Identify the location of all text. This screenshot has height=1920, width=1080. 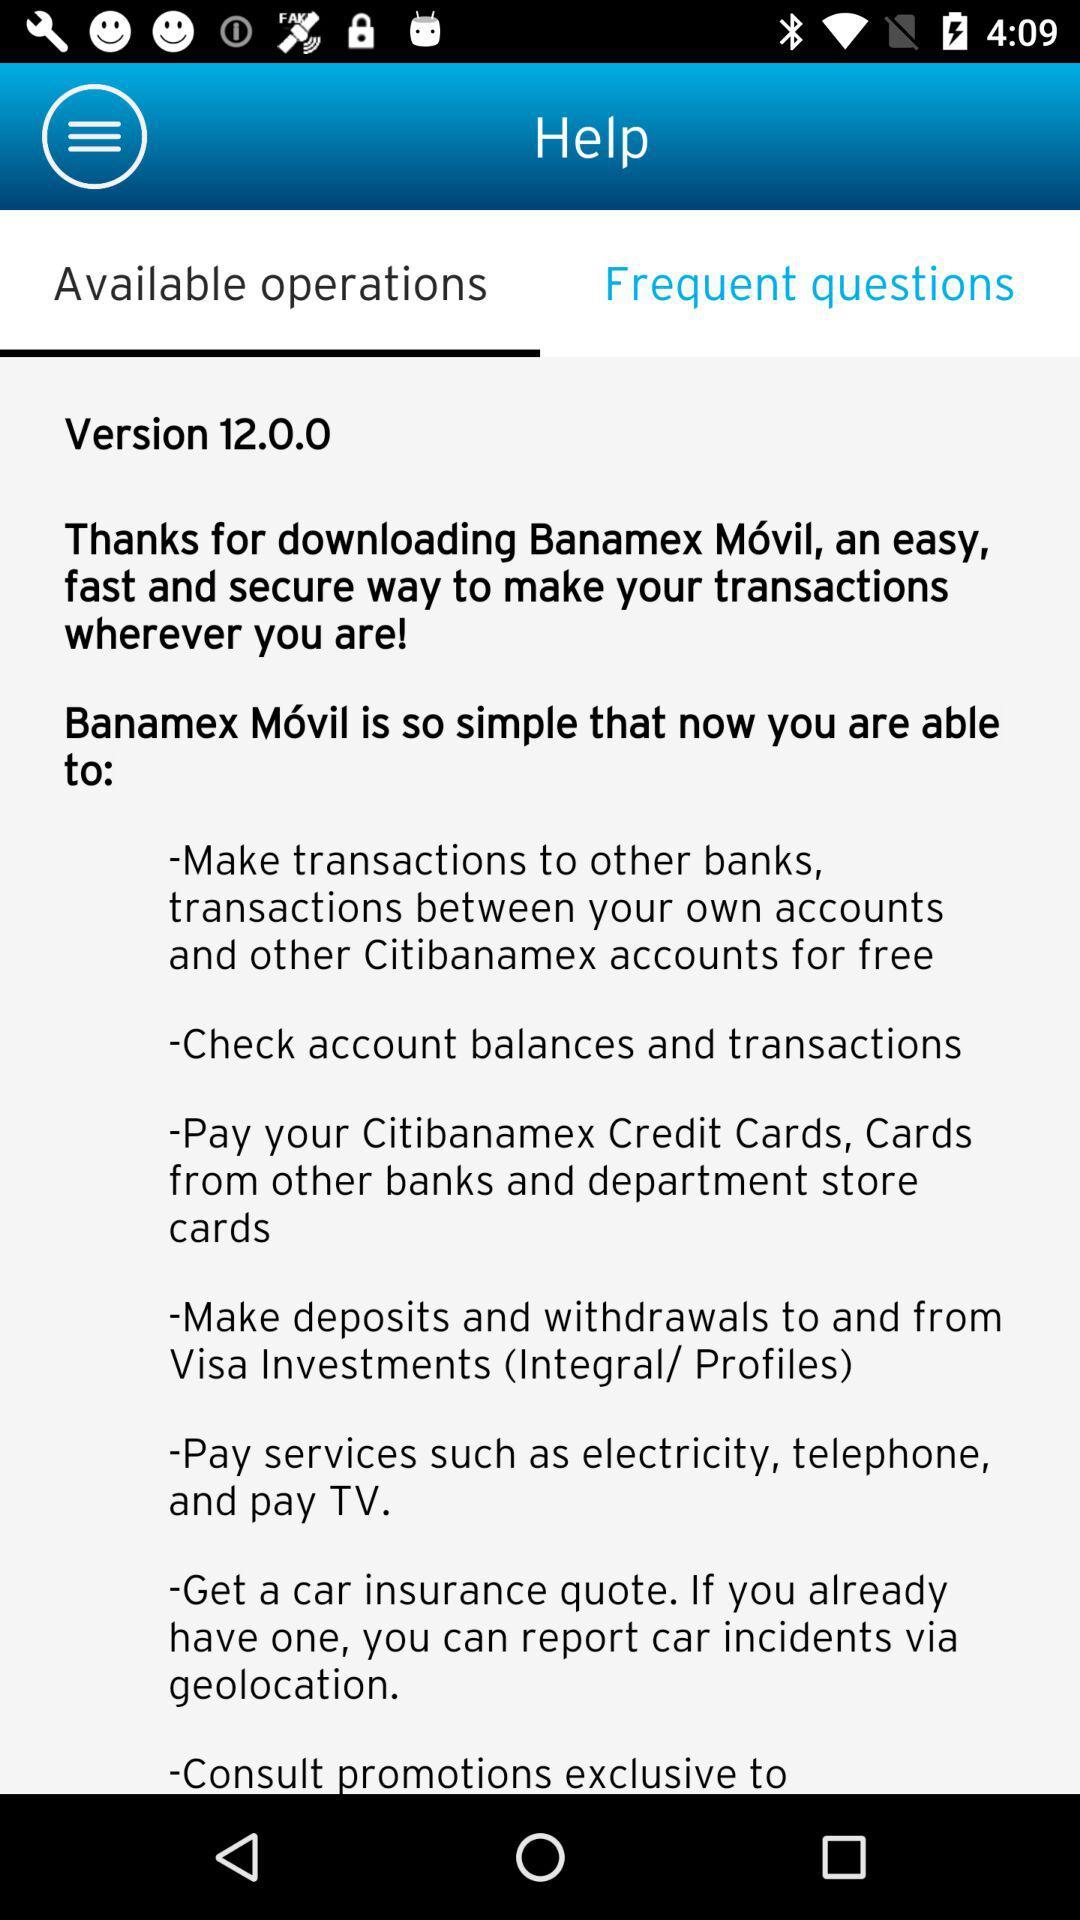
(540, 1074).